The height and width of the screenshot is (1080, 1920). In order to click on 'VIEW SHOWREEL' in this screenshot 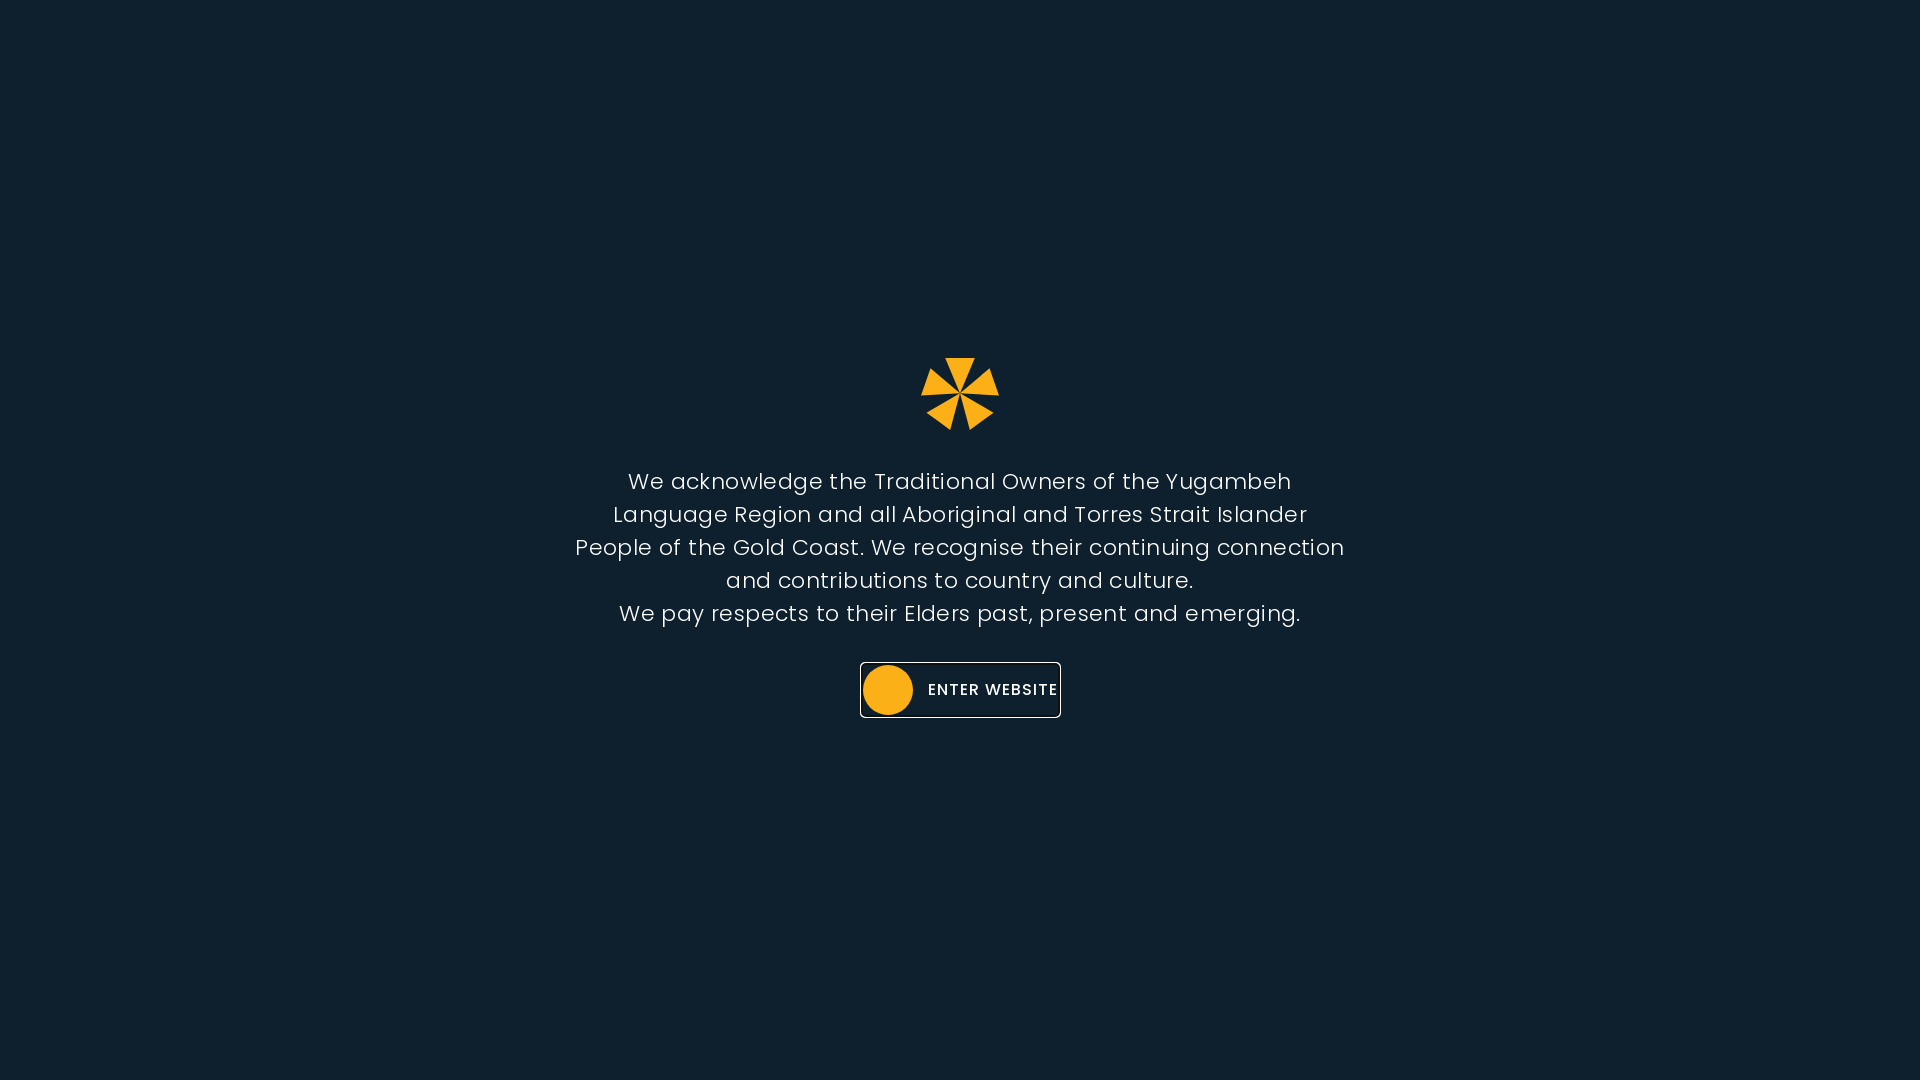, I will do `click(838, 595)`.